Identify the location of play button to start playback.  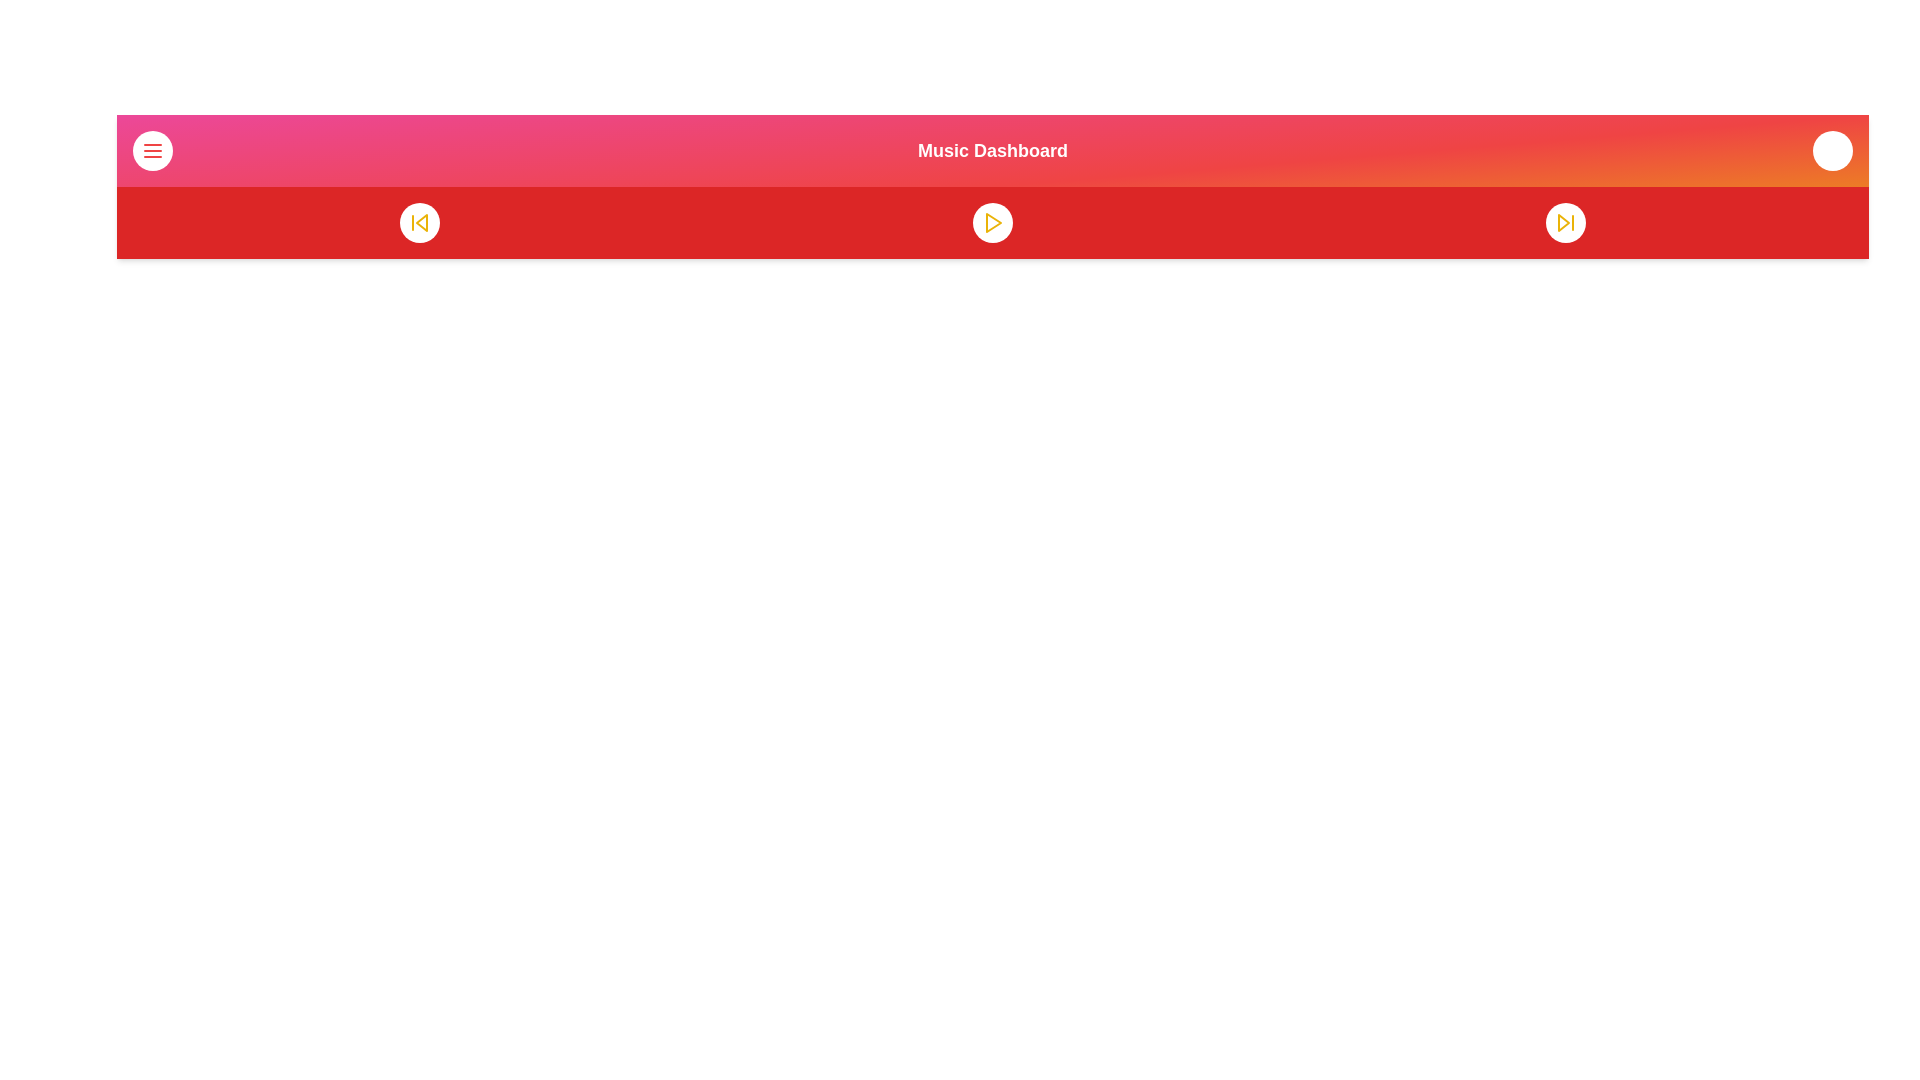
(993, 223).